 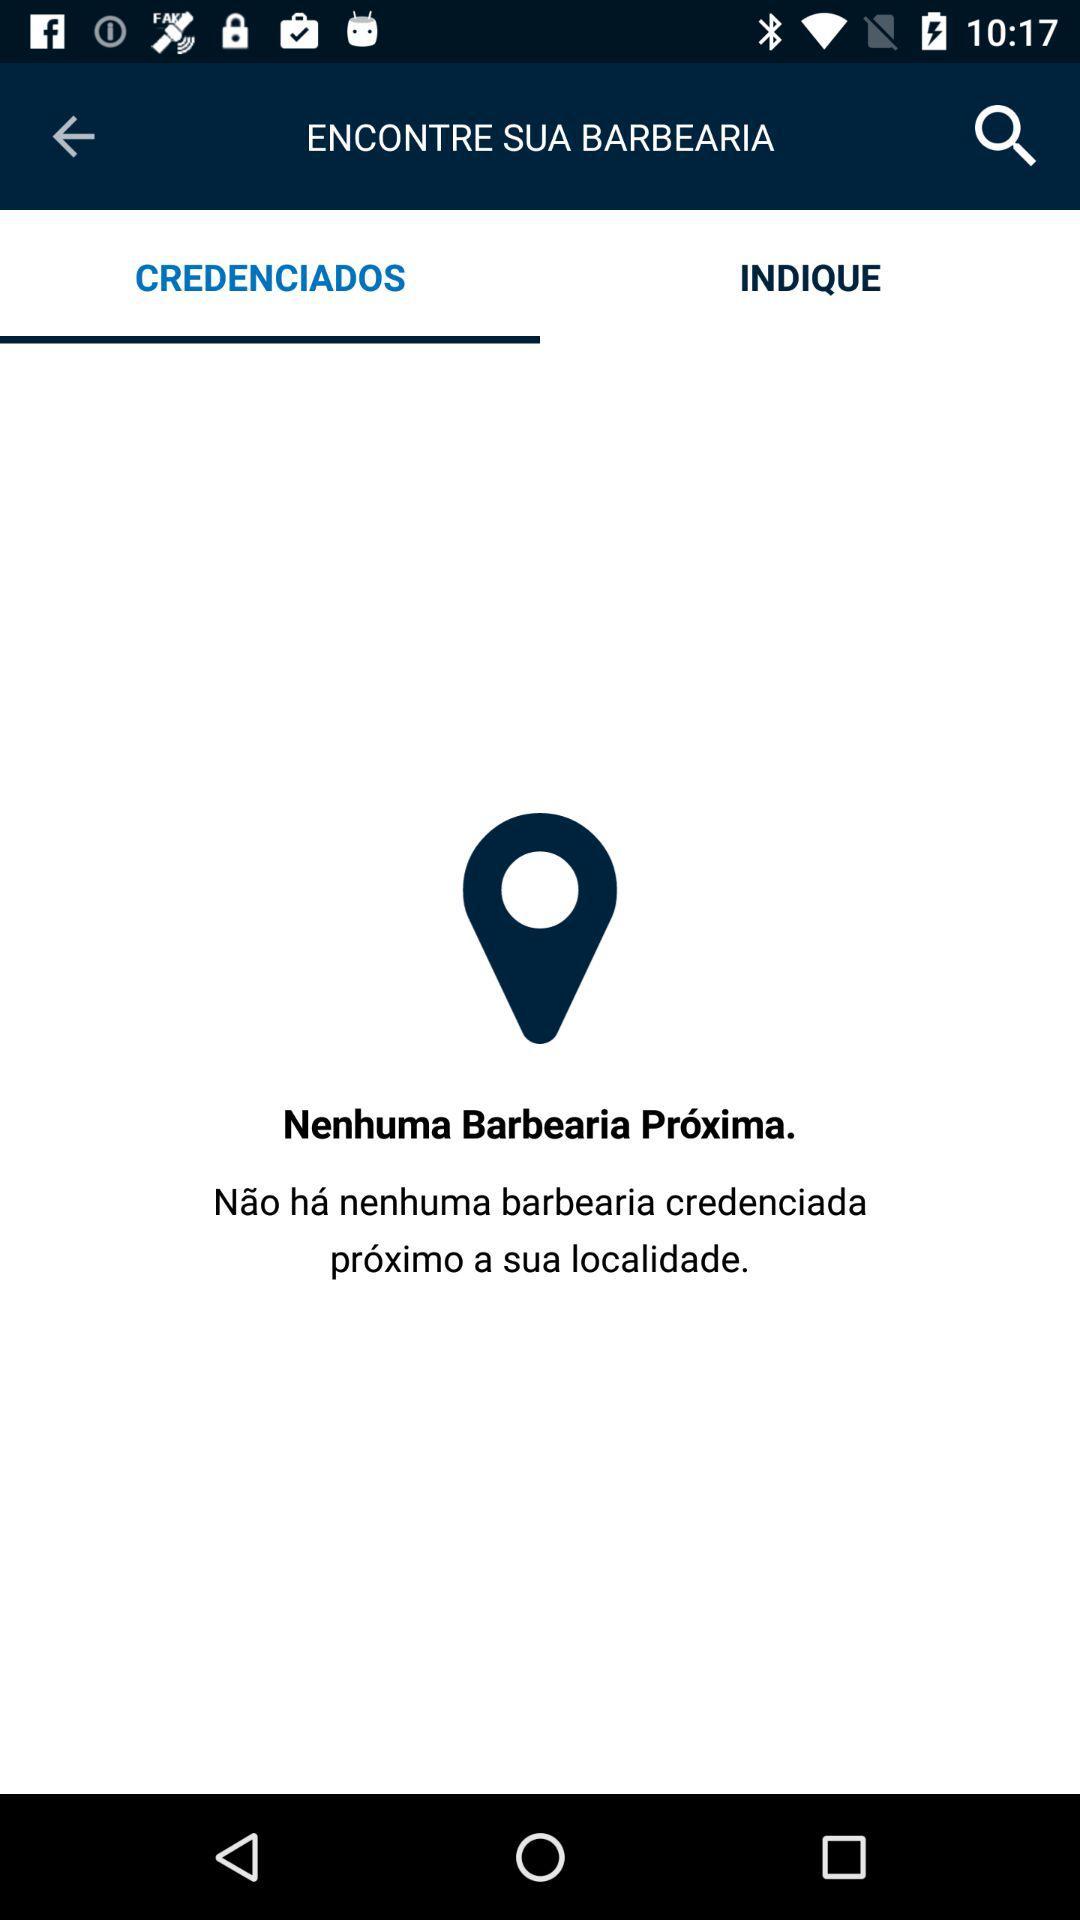 What do you see at coordinates (810, 275) in the screenshot?
I see `icon to the right of the credenciados` at bounding box center [810, 275].